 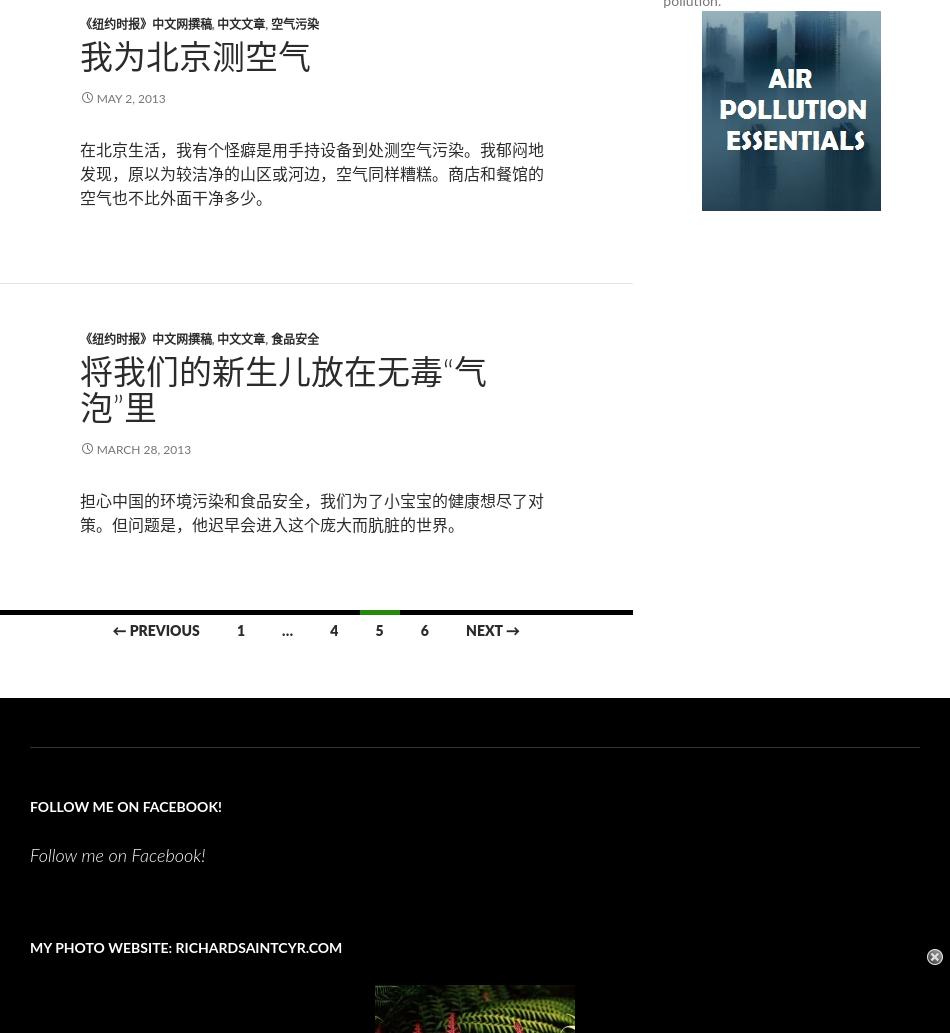 What do you see at coordinates (155, 629) in the screenshot?
I see `'← Previous'` at bounding box center [155, 629].